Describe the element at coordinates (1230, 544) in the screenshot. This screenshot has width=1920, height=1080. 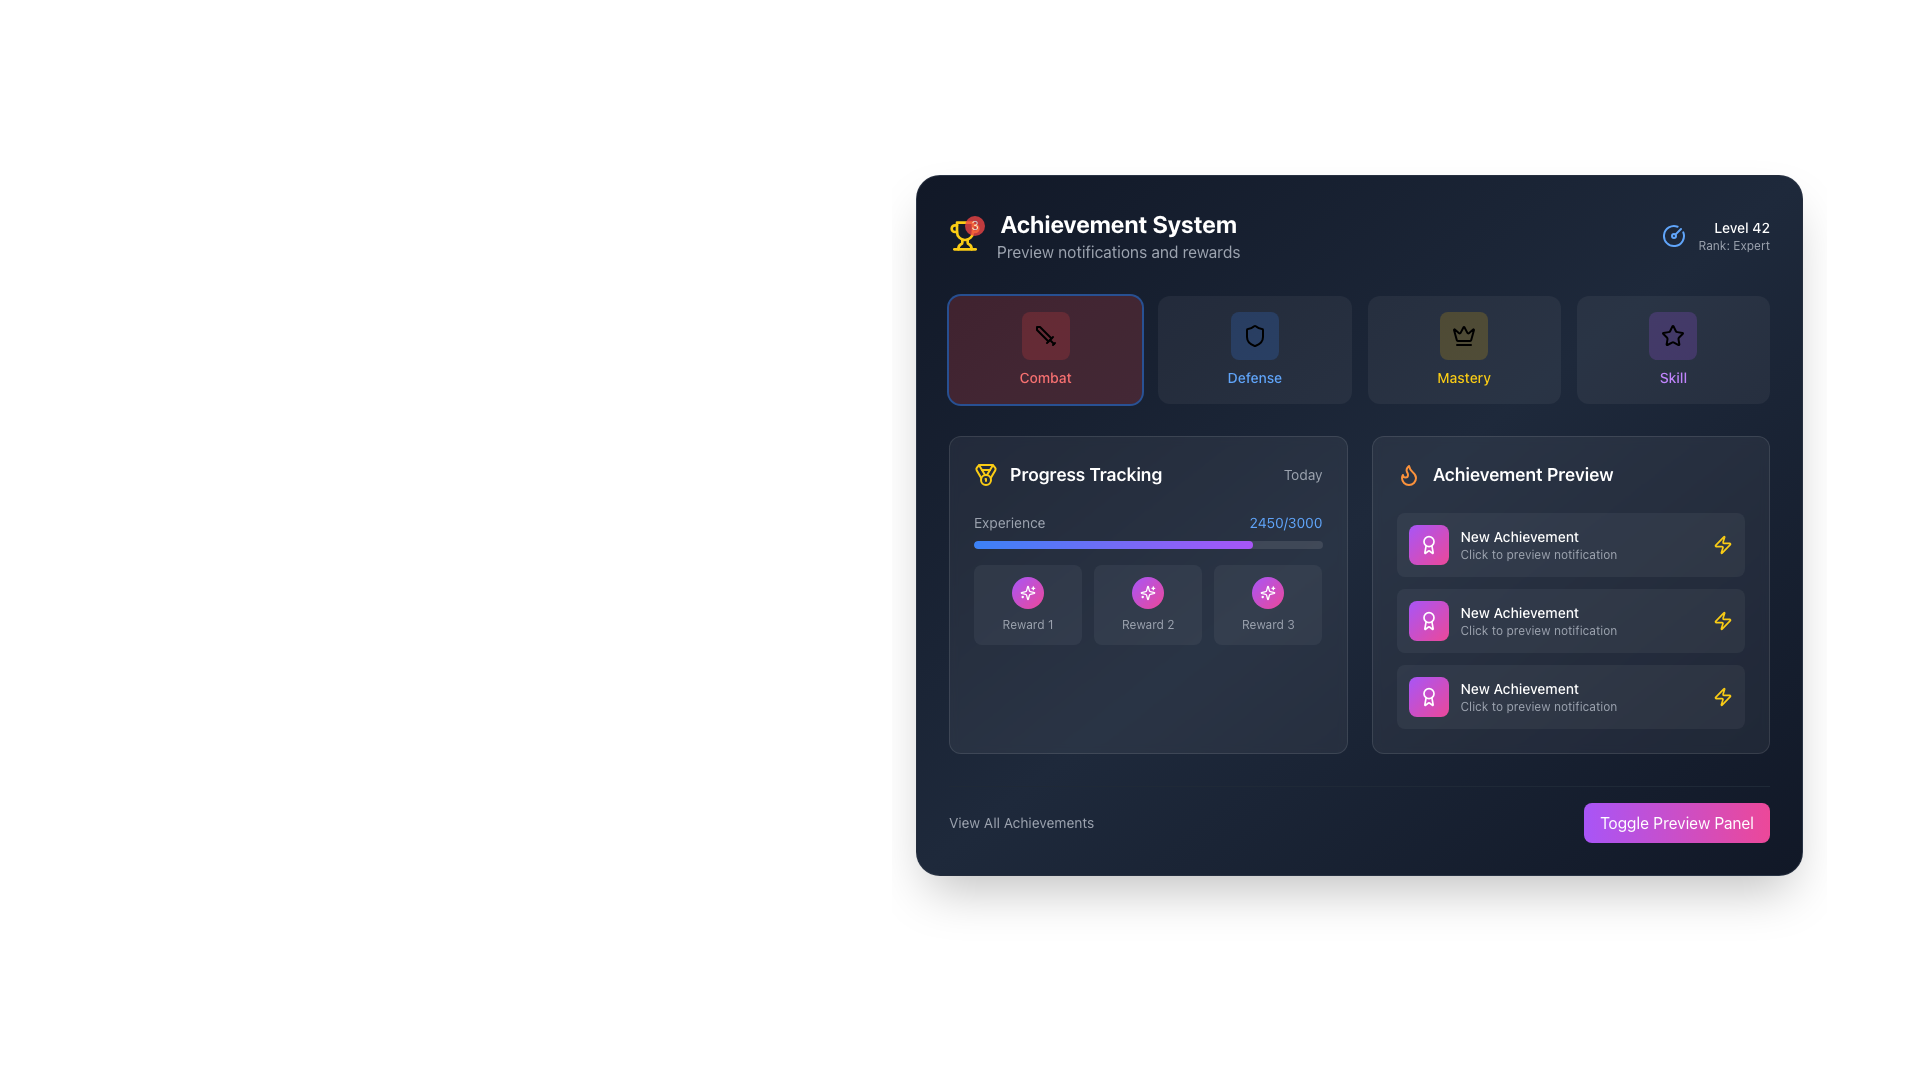
I see `the progress` at that location.